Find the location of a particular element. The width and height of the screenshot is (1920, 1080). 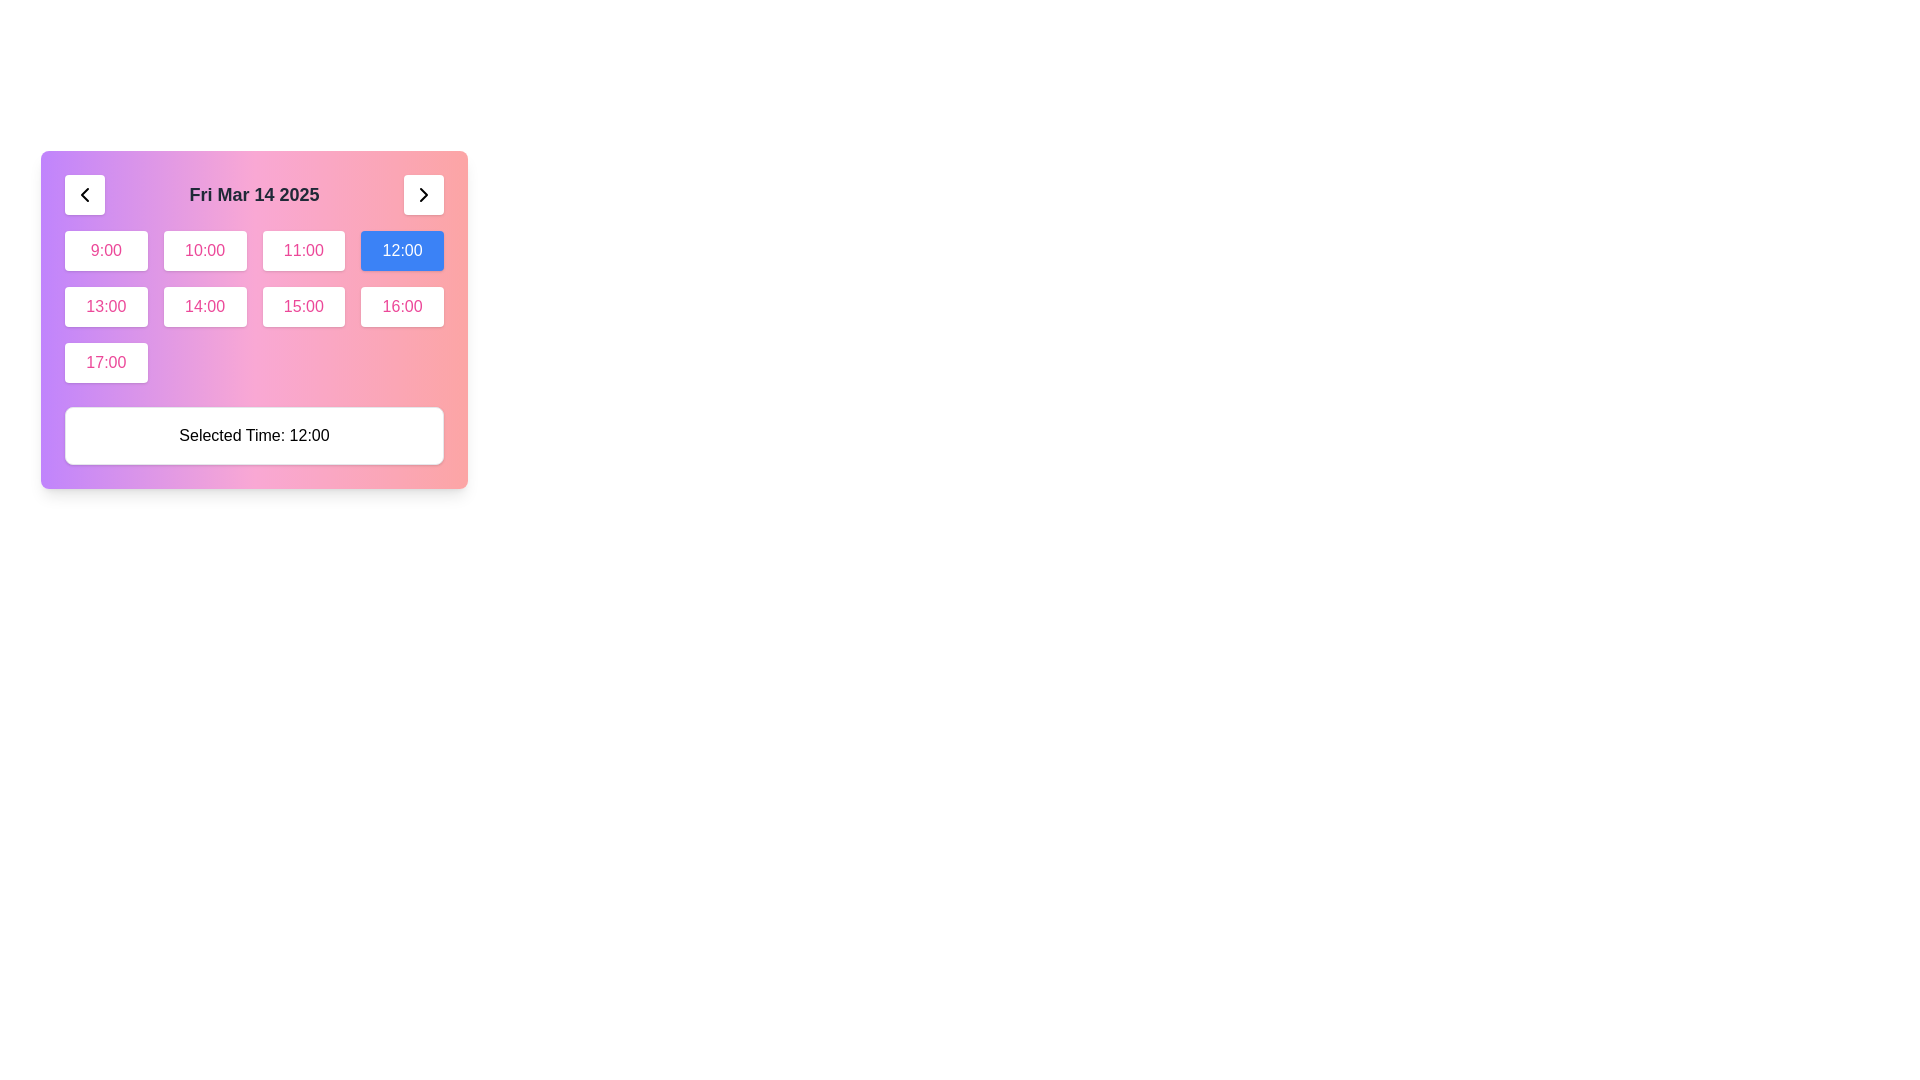

the button that allows the user to select the time 16:00, which is positioned in the last column of the second row in a 4xN grid layout, located below the button '12:00' and to the right of '15:00' is located at coordinates (401, 307).